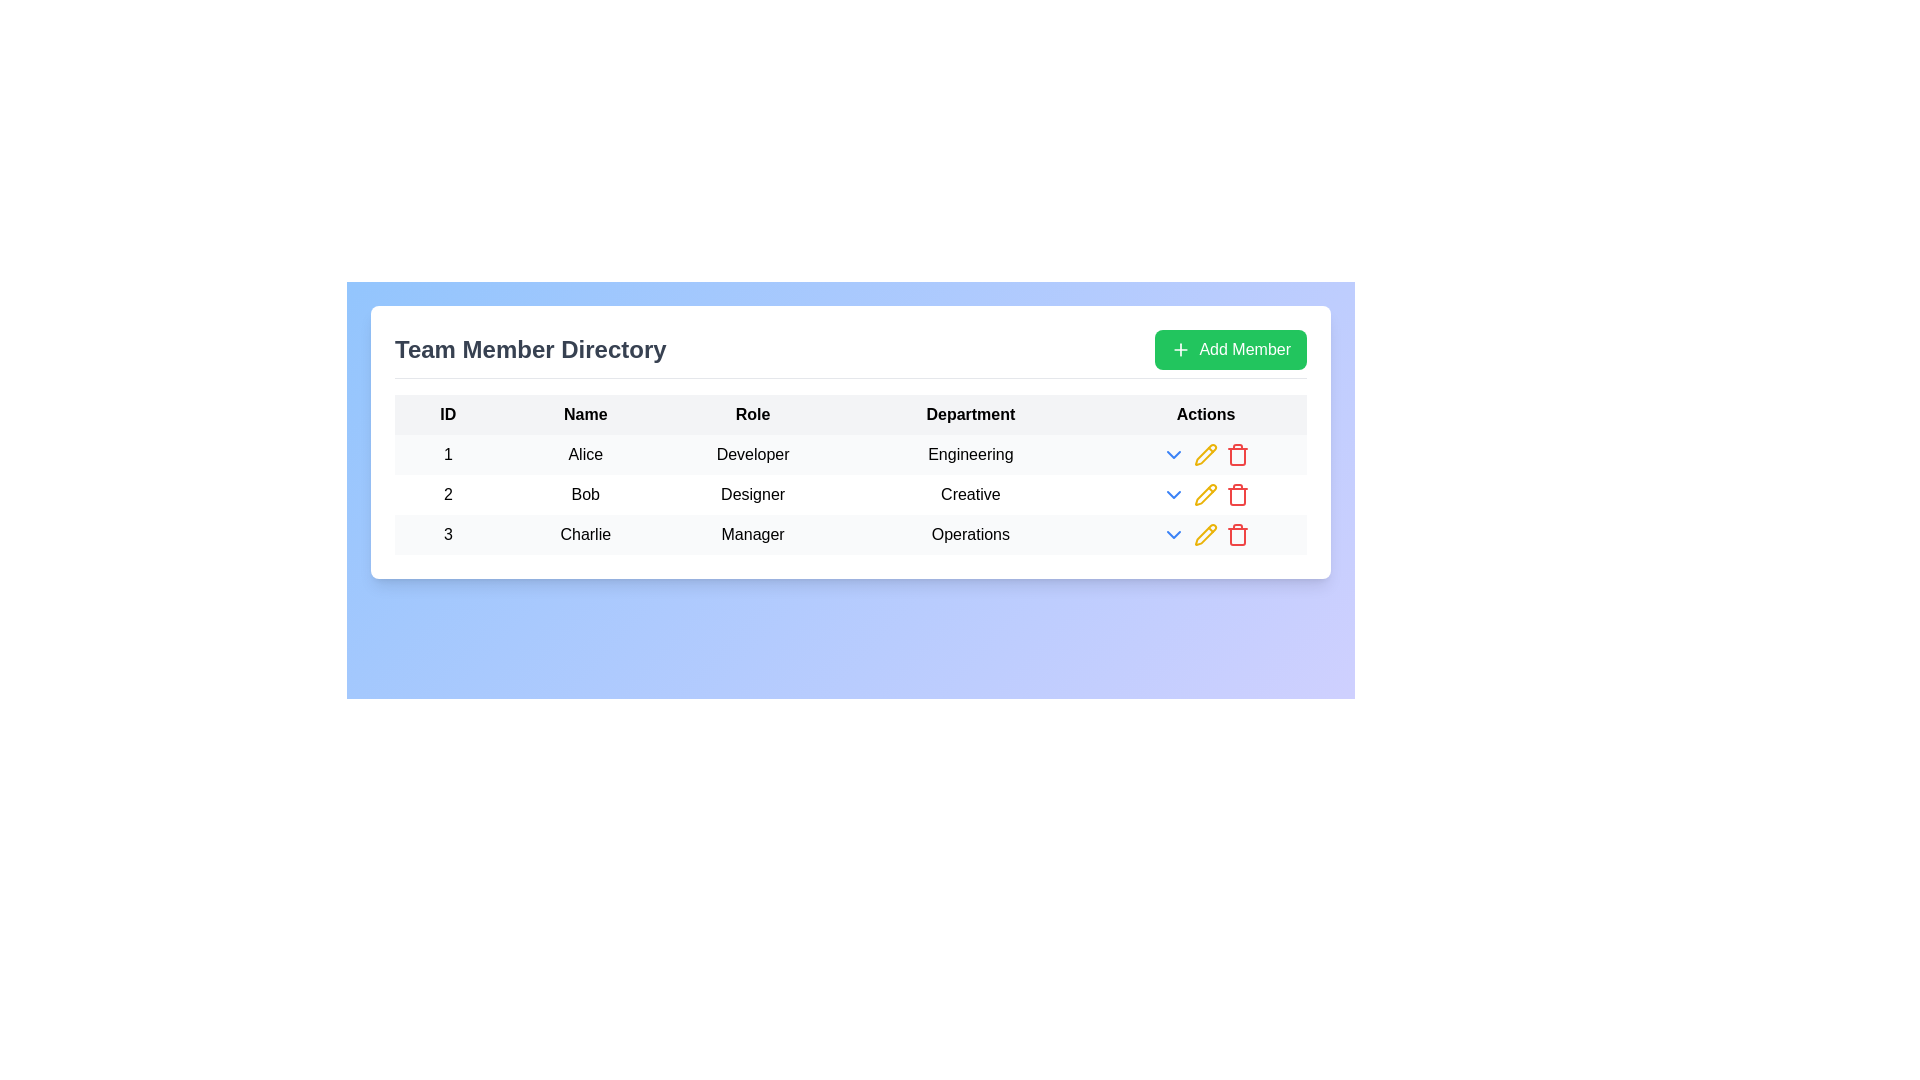  What do you see at coordinates (1237, 496) in the screenshot?
I see `the trash icon in the 'Actions' column of the last row corresponding to Charlie` at bounding box center [1237, 496].